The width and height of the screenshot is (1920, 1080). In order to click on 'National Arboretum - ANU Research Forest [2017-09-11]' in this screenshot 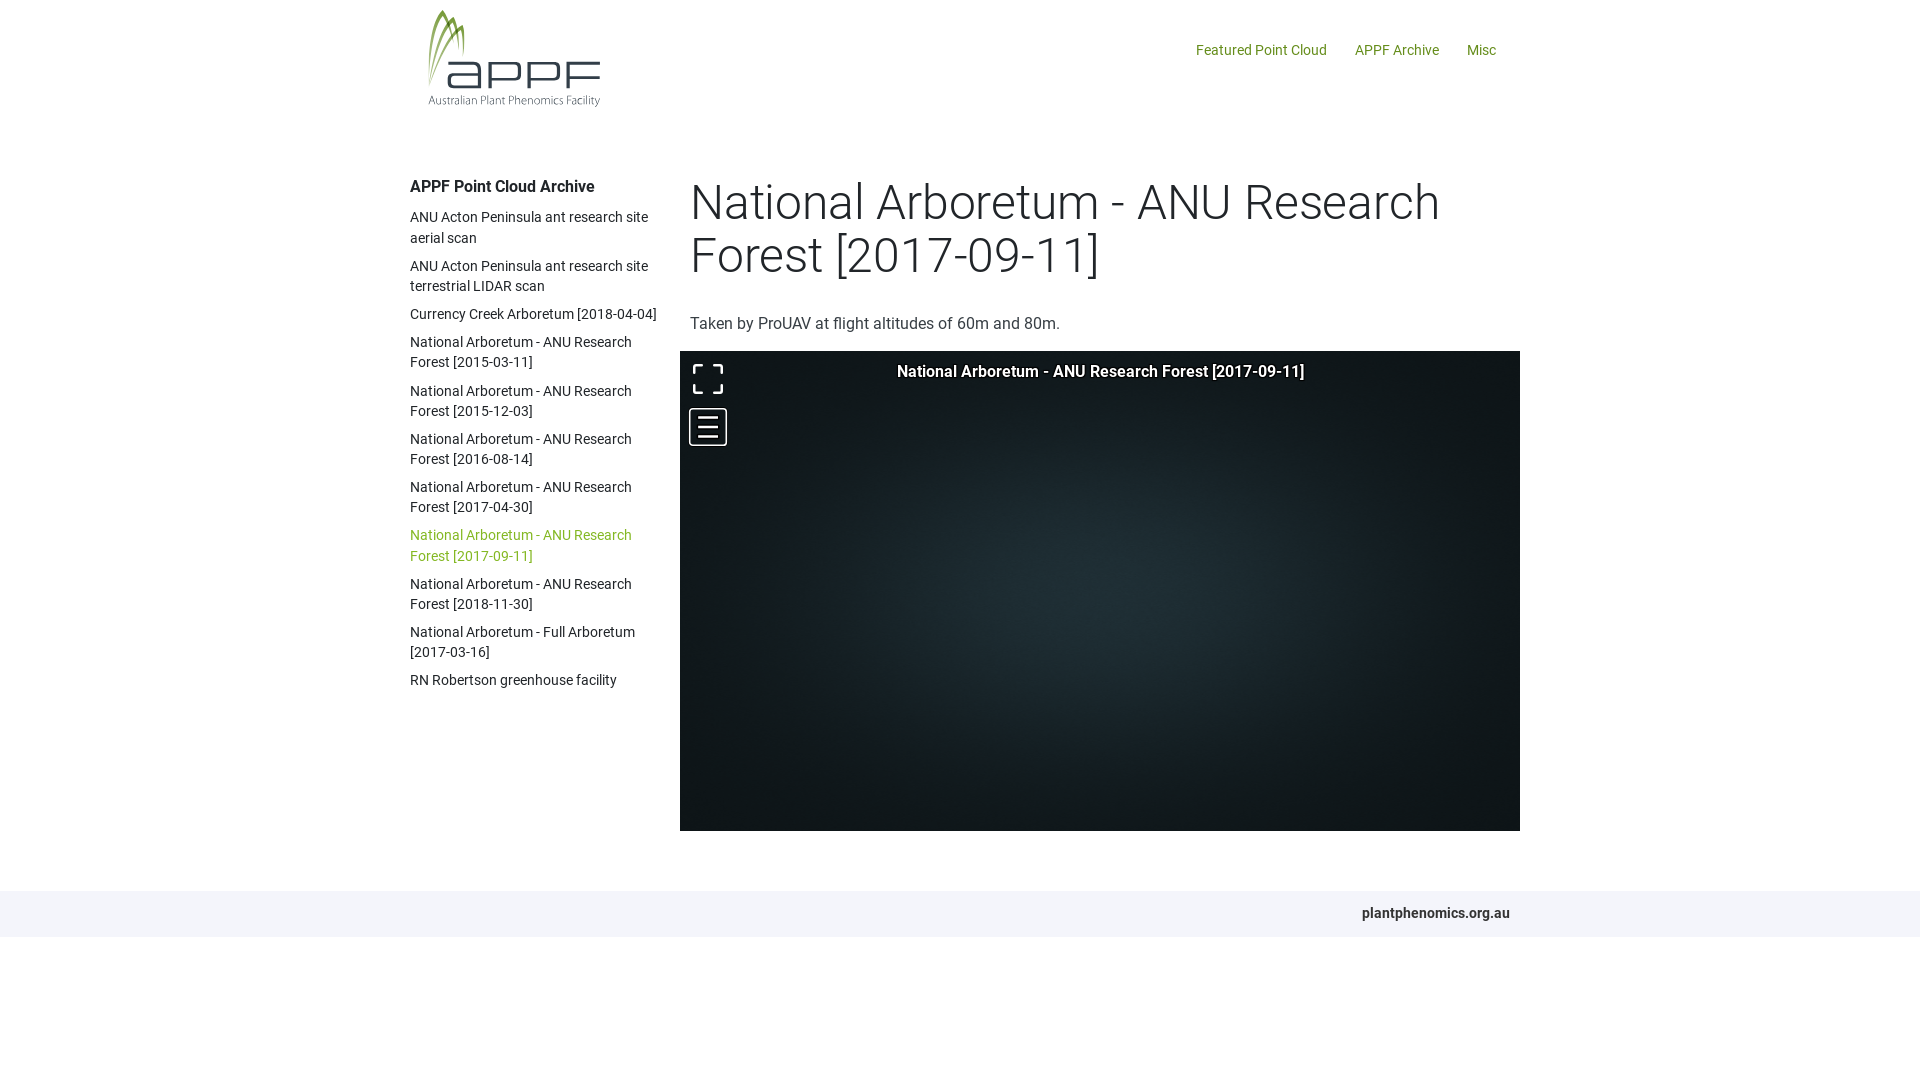, I will do `click(521, 545)`.